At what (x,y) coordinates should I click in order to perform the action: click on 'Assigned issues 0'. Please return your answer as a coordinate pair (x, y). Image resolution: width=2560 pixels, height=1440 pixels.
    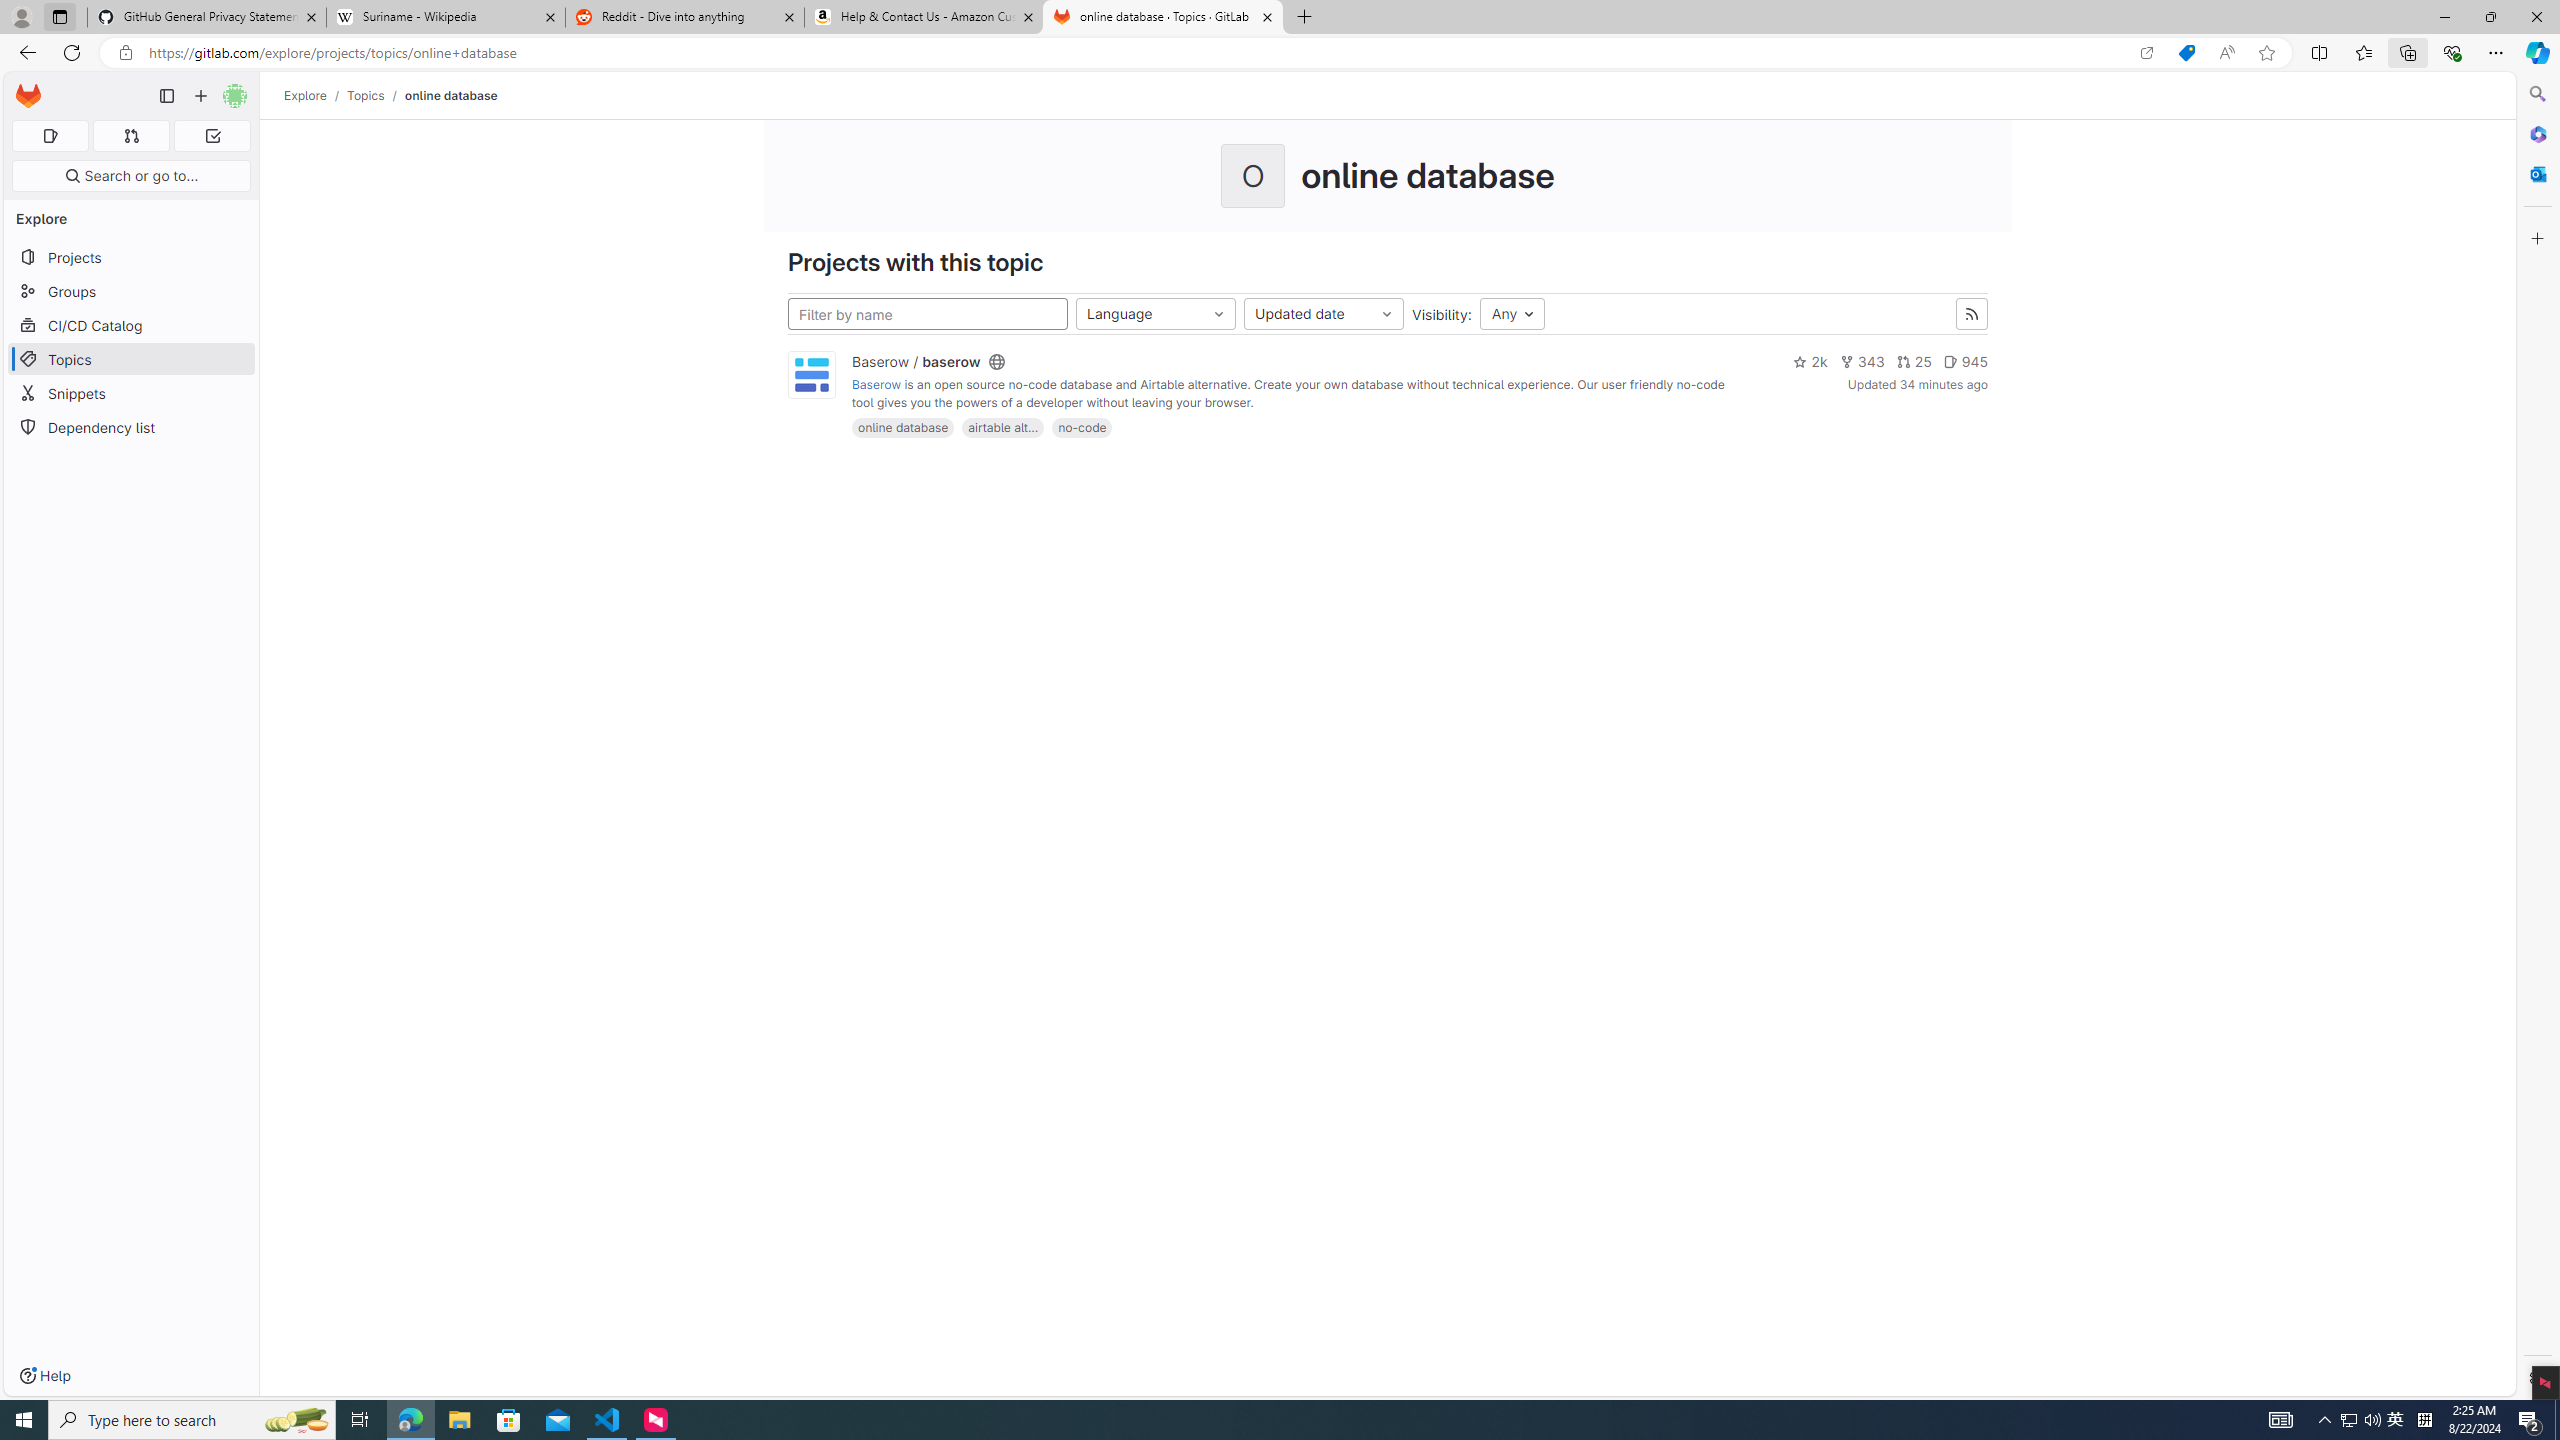
    Looking at the image, I should click on (50, 135).